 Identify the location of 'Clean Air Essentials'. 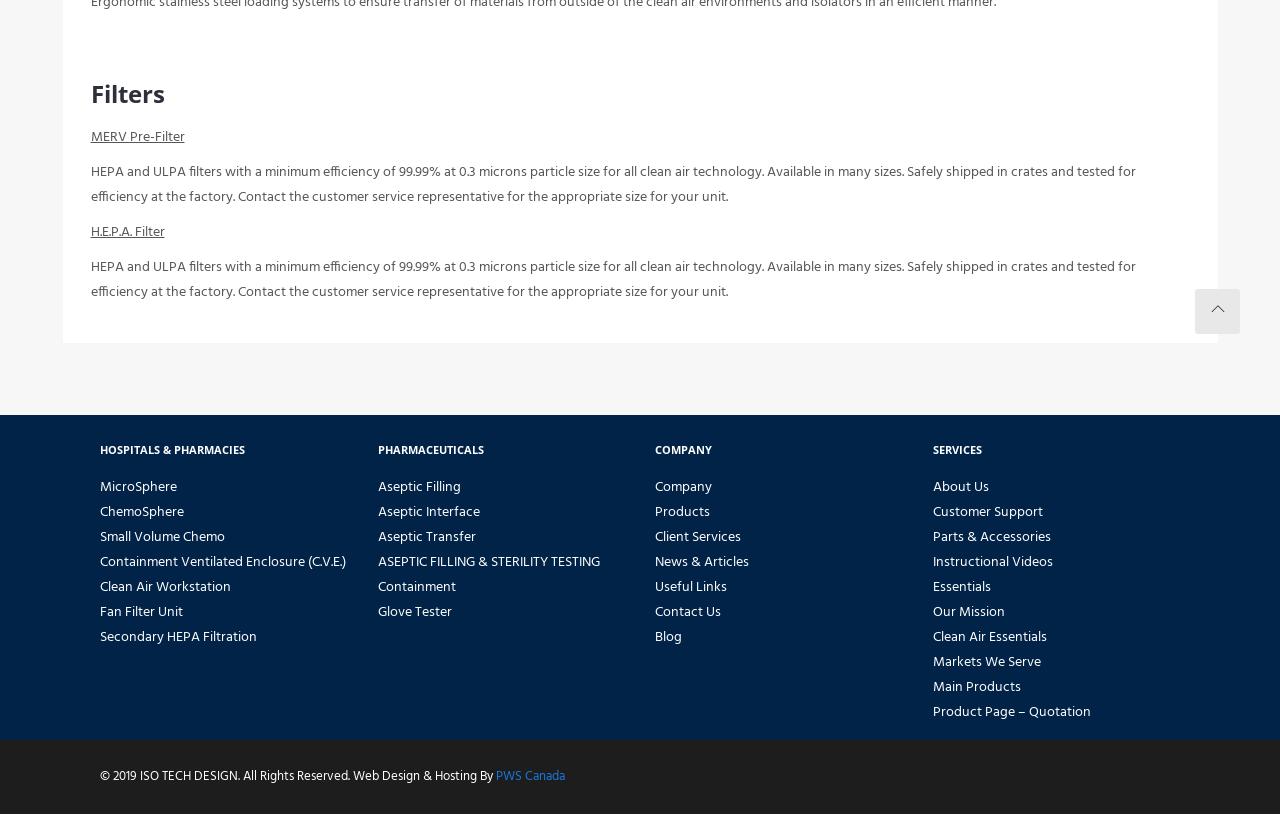
(989, 651).